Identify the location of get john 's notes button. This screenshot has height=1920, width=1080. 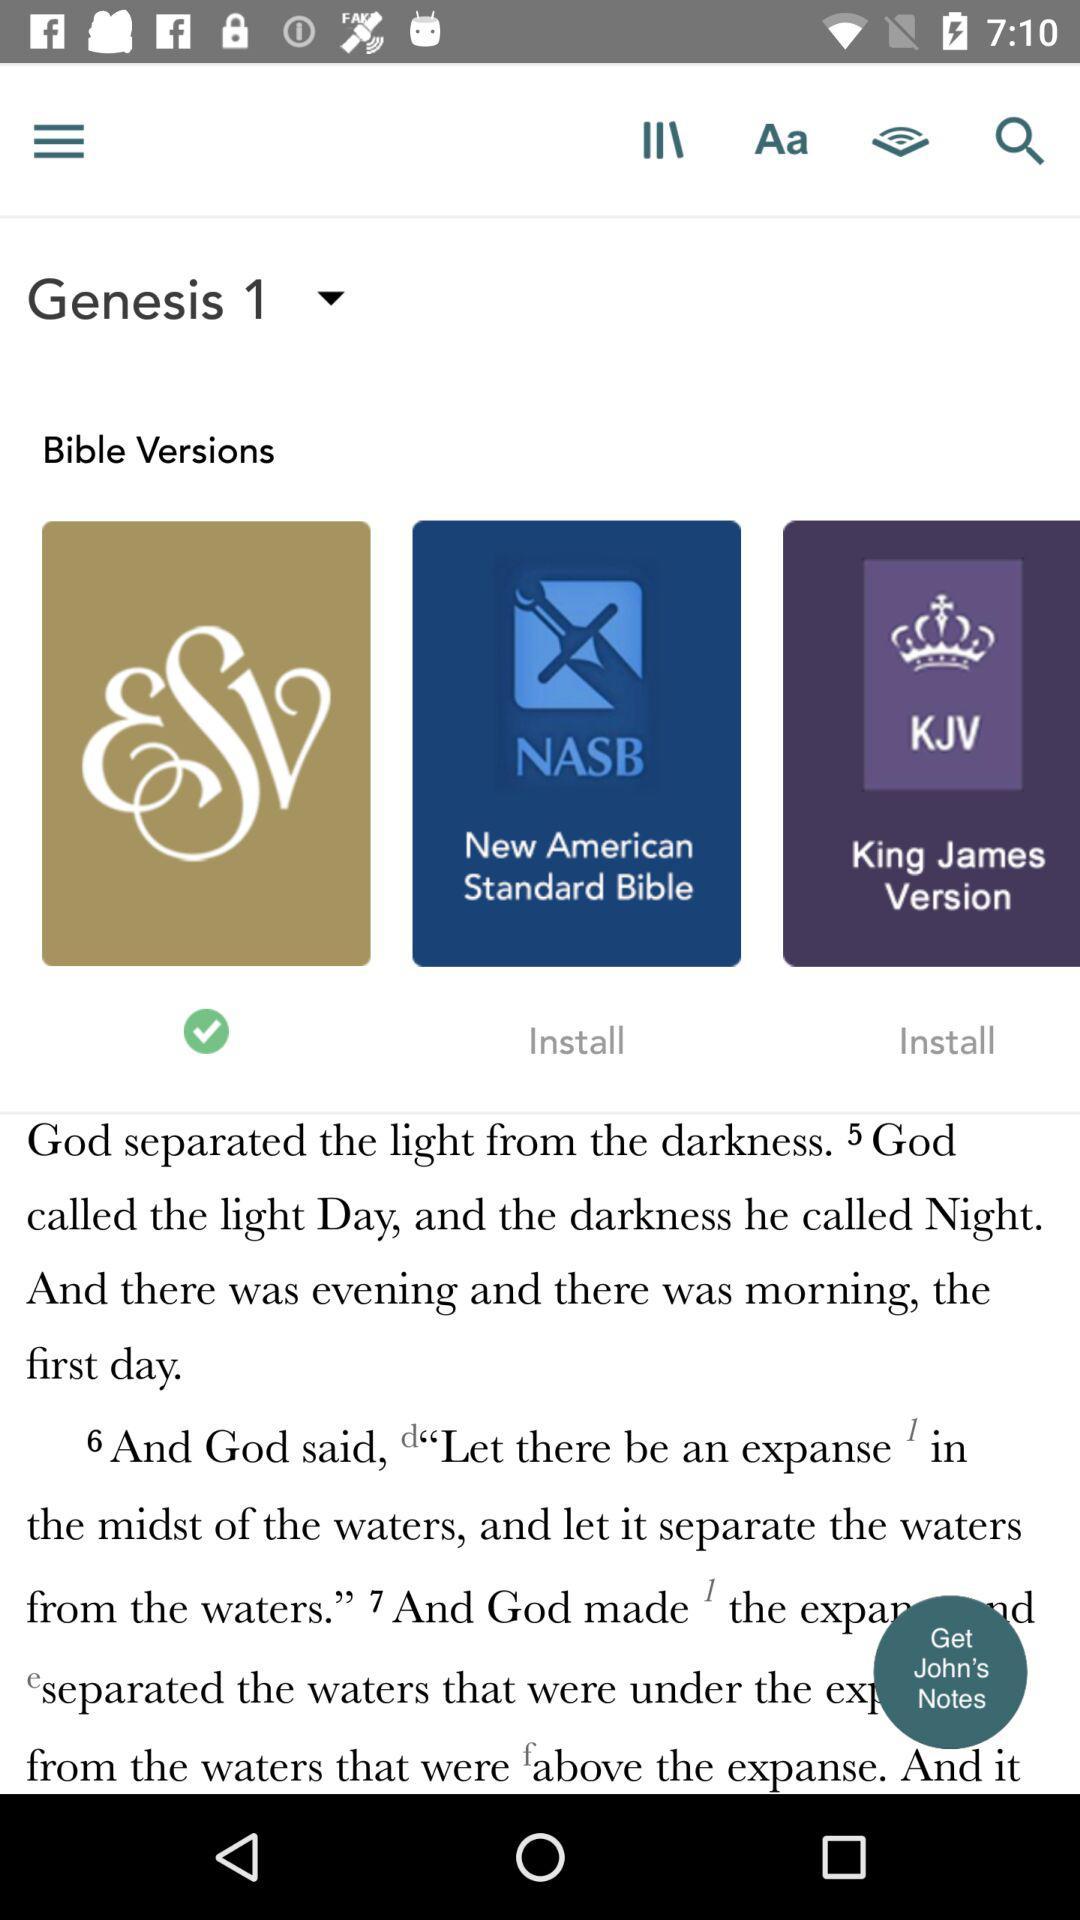
(948, 1671).